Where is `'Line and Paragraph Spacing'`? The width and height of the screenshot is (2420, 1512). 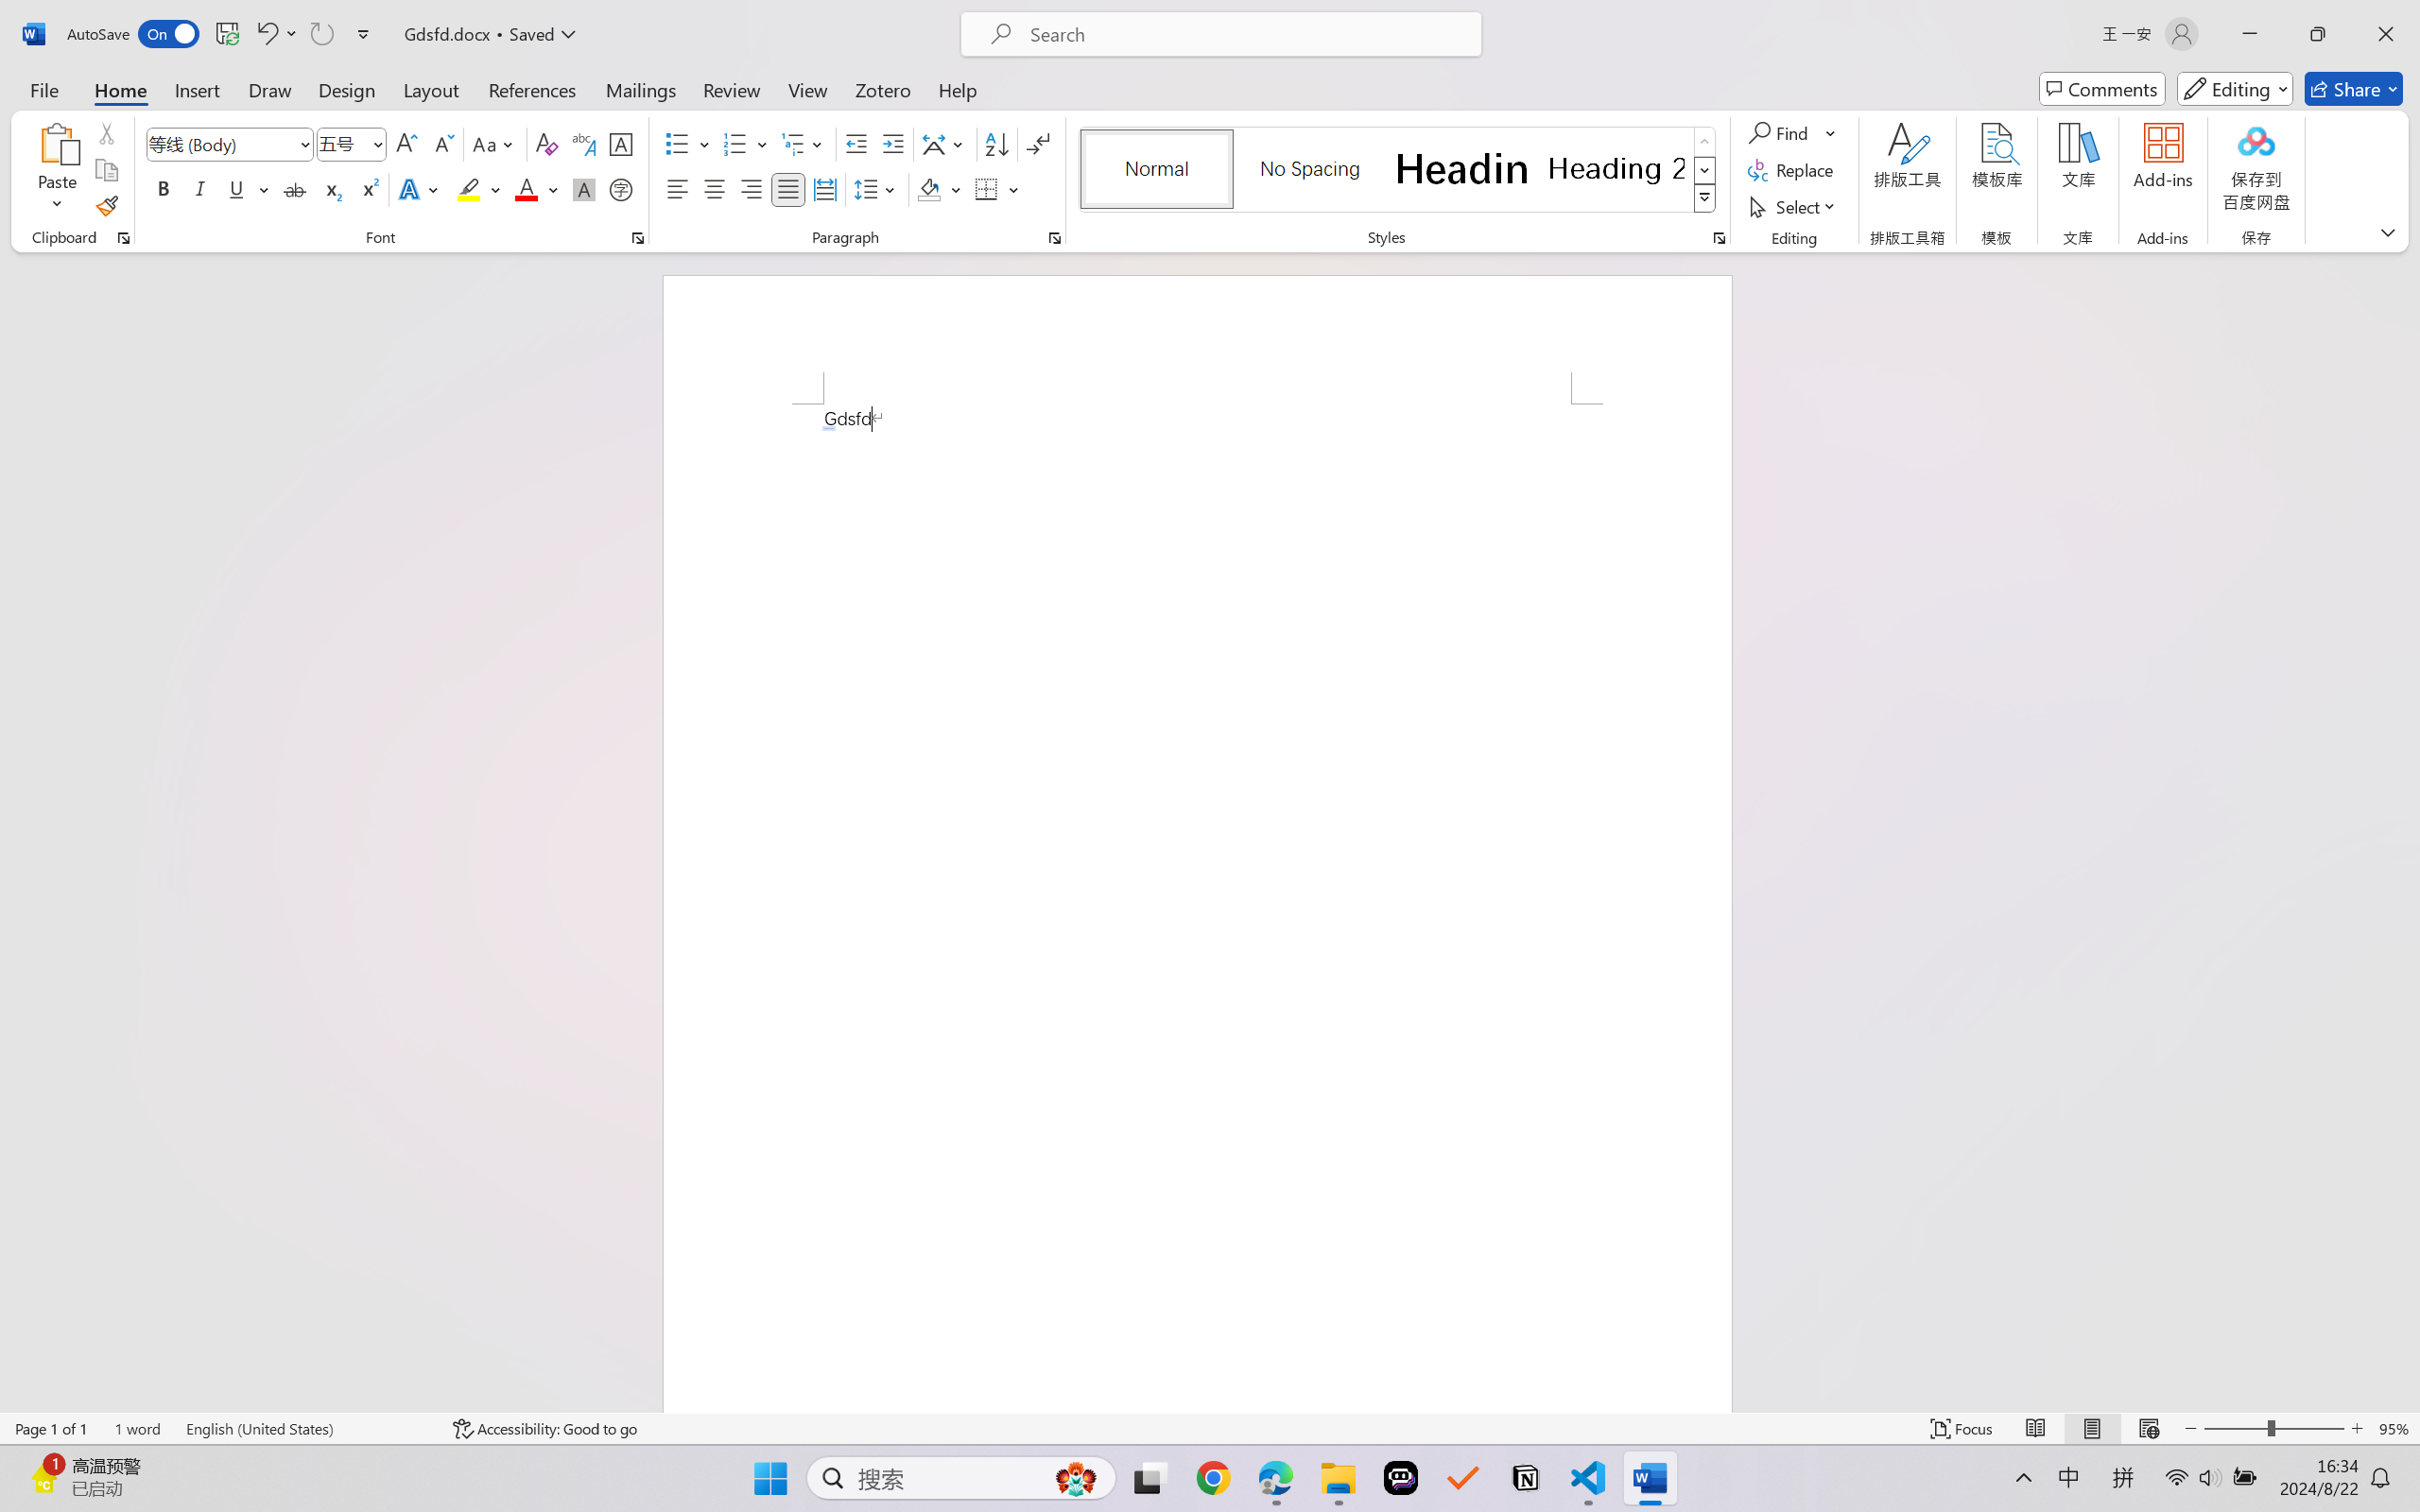 'Line and Paragraph Spacing' is located at coordinates (876, 188).